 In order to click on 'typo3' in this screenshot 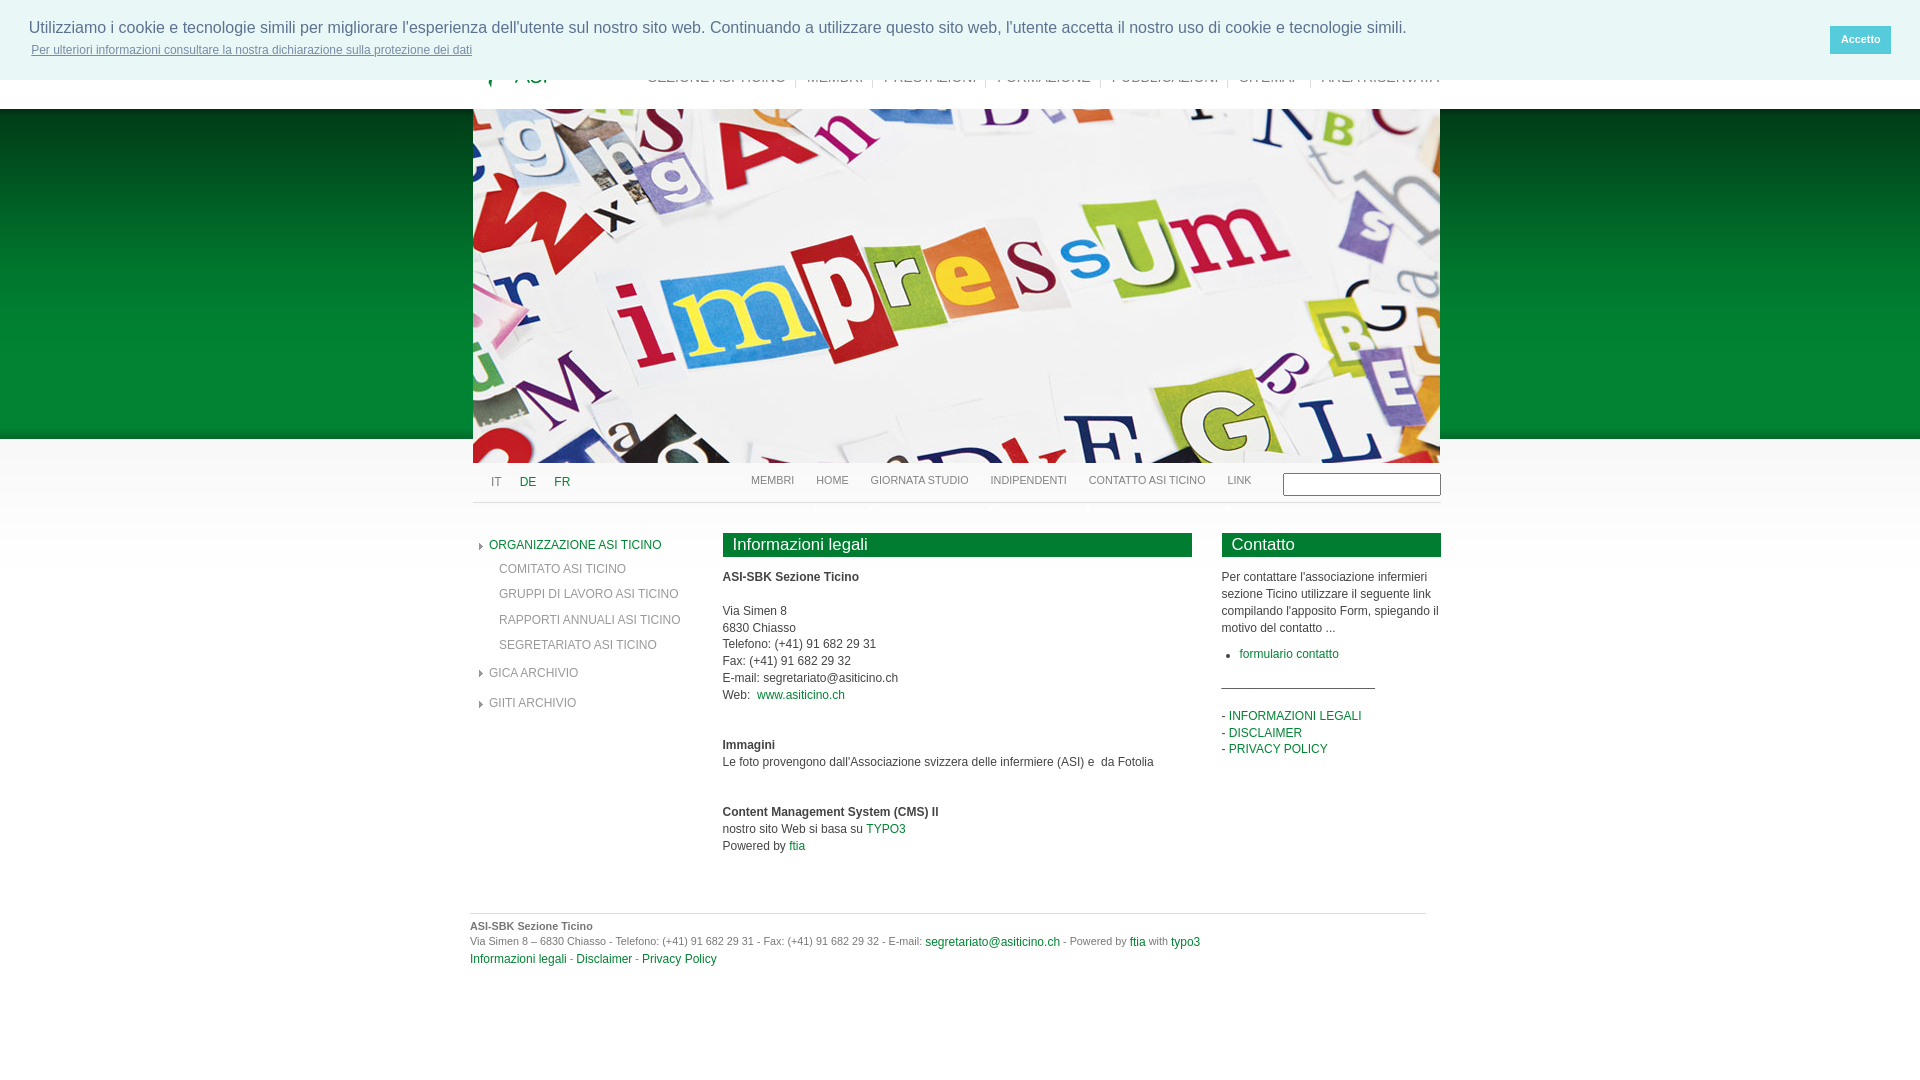, I will do `click(1185, 941)`.